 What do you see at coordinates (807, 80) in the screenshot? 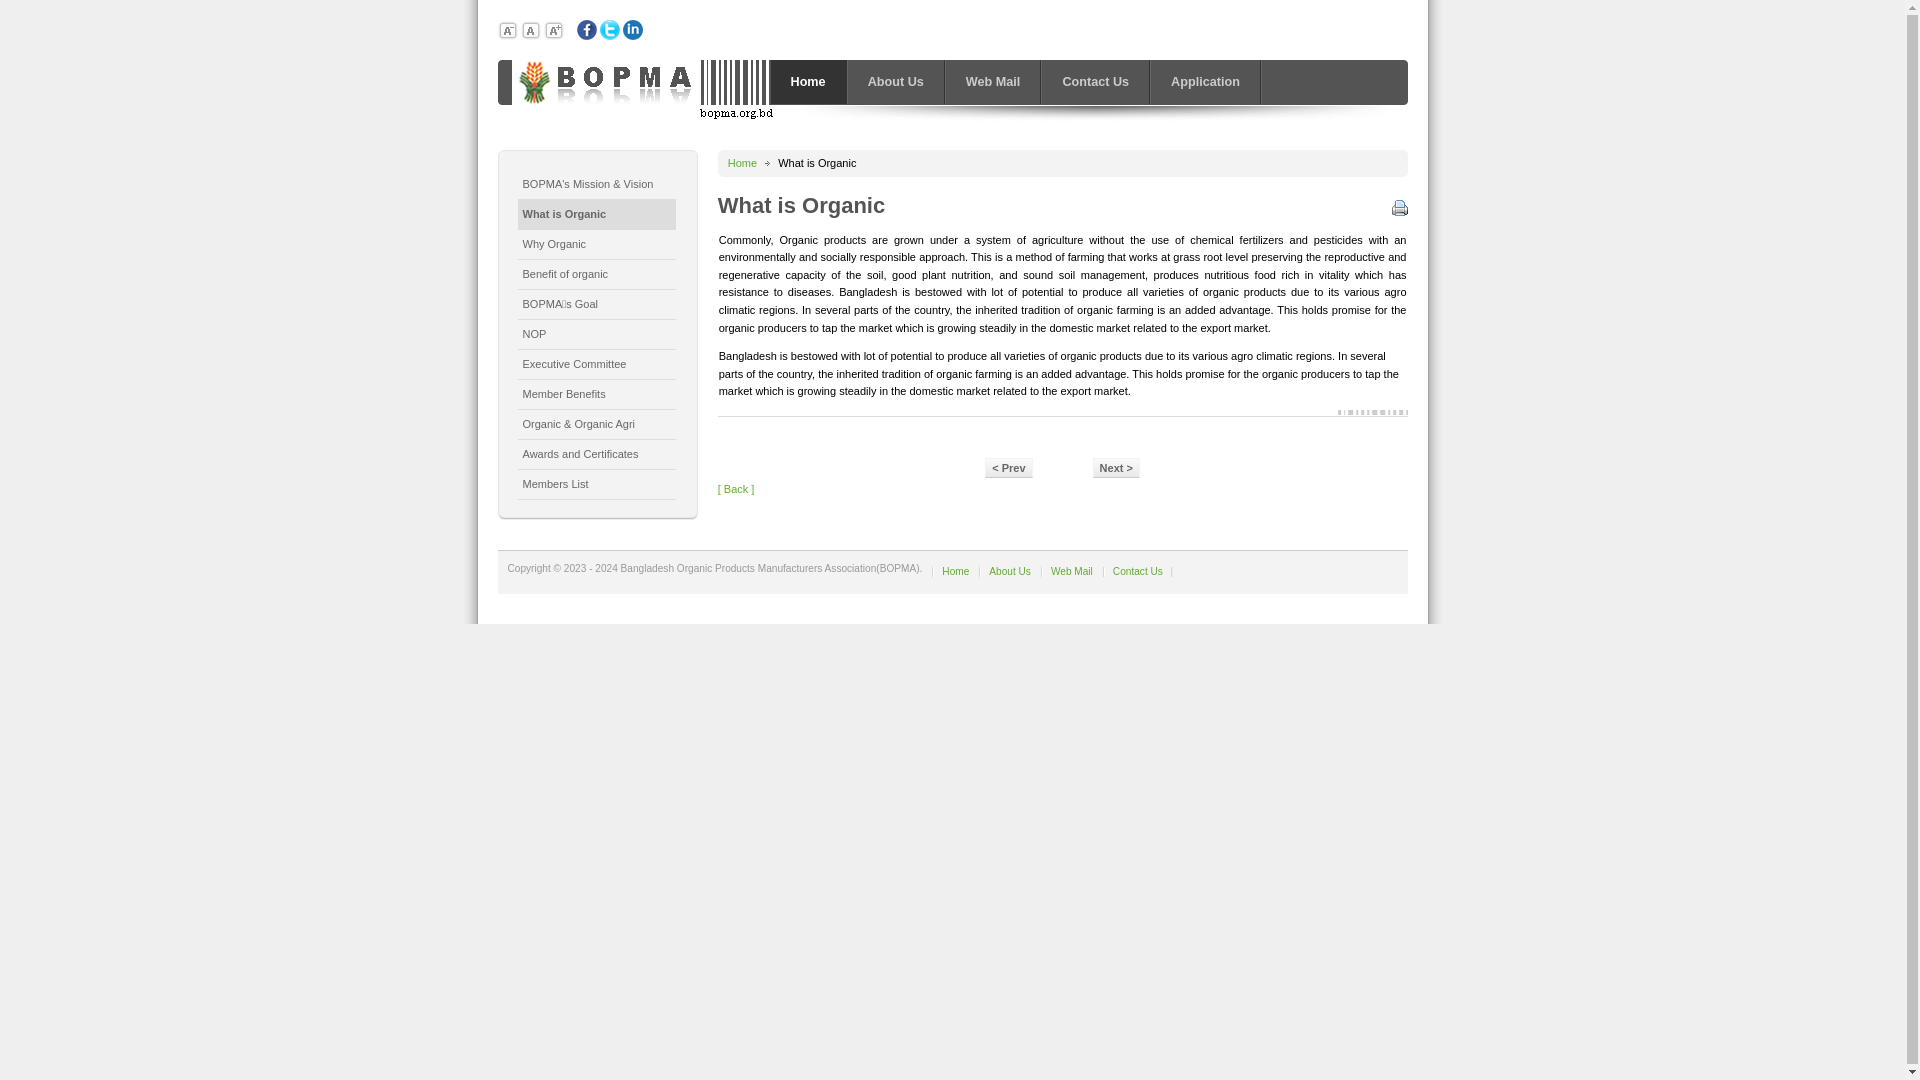
I see `'Home'` at bounding box center [807, 80].